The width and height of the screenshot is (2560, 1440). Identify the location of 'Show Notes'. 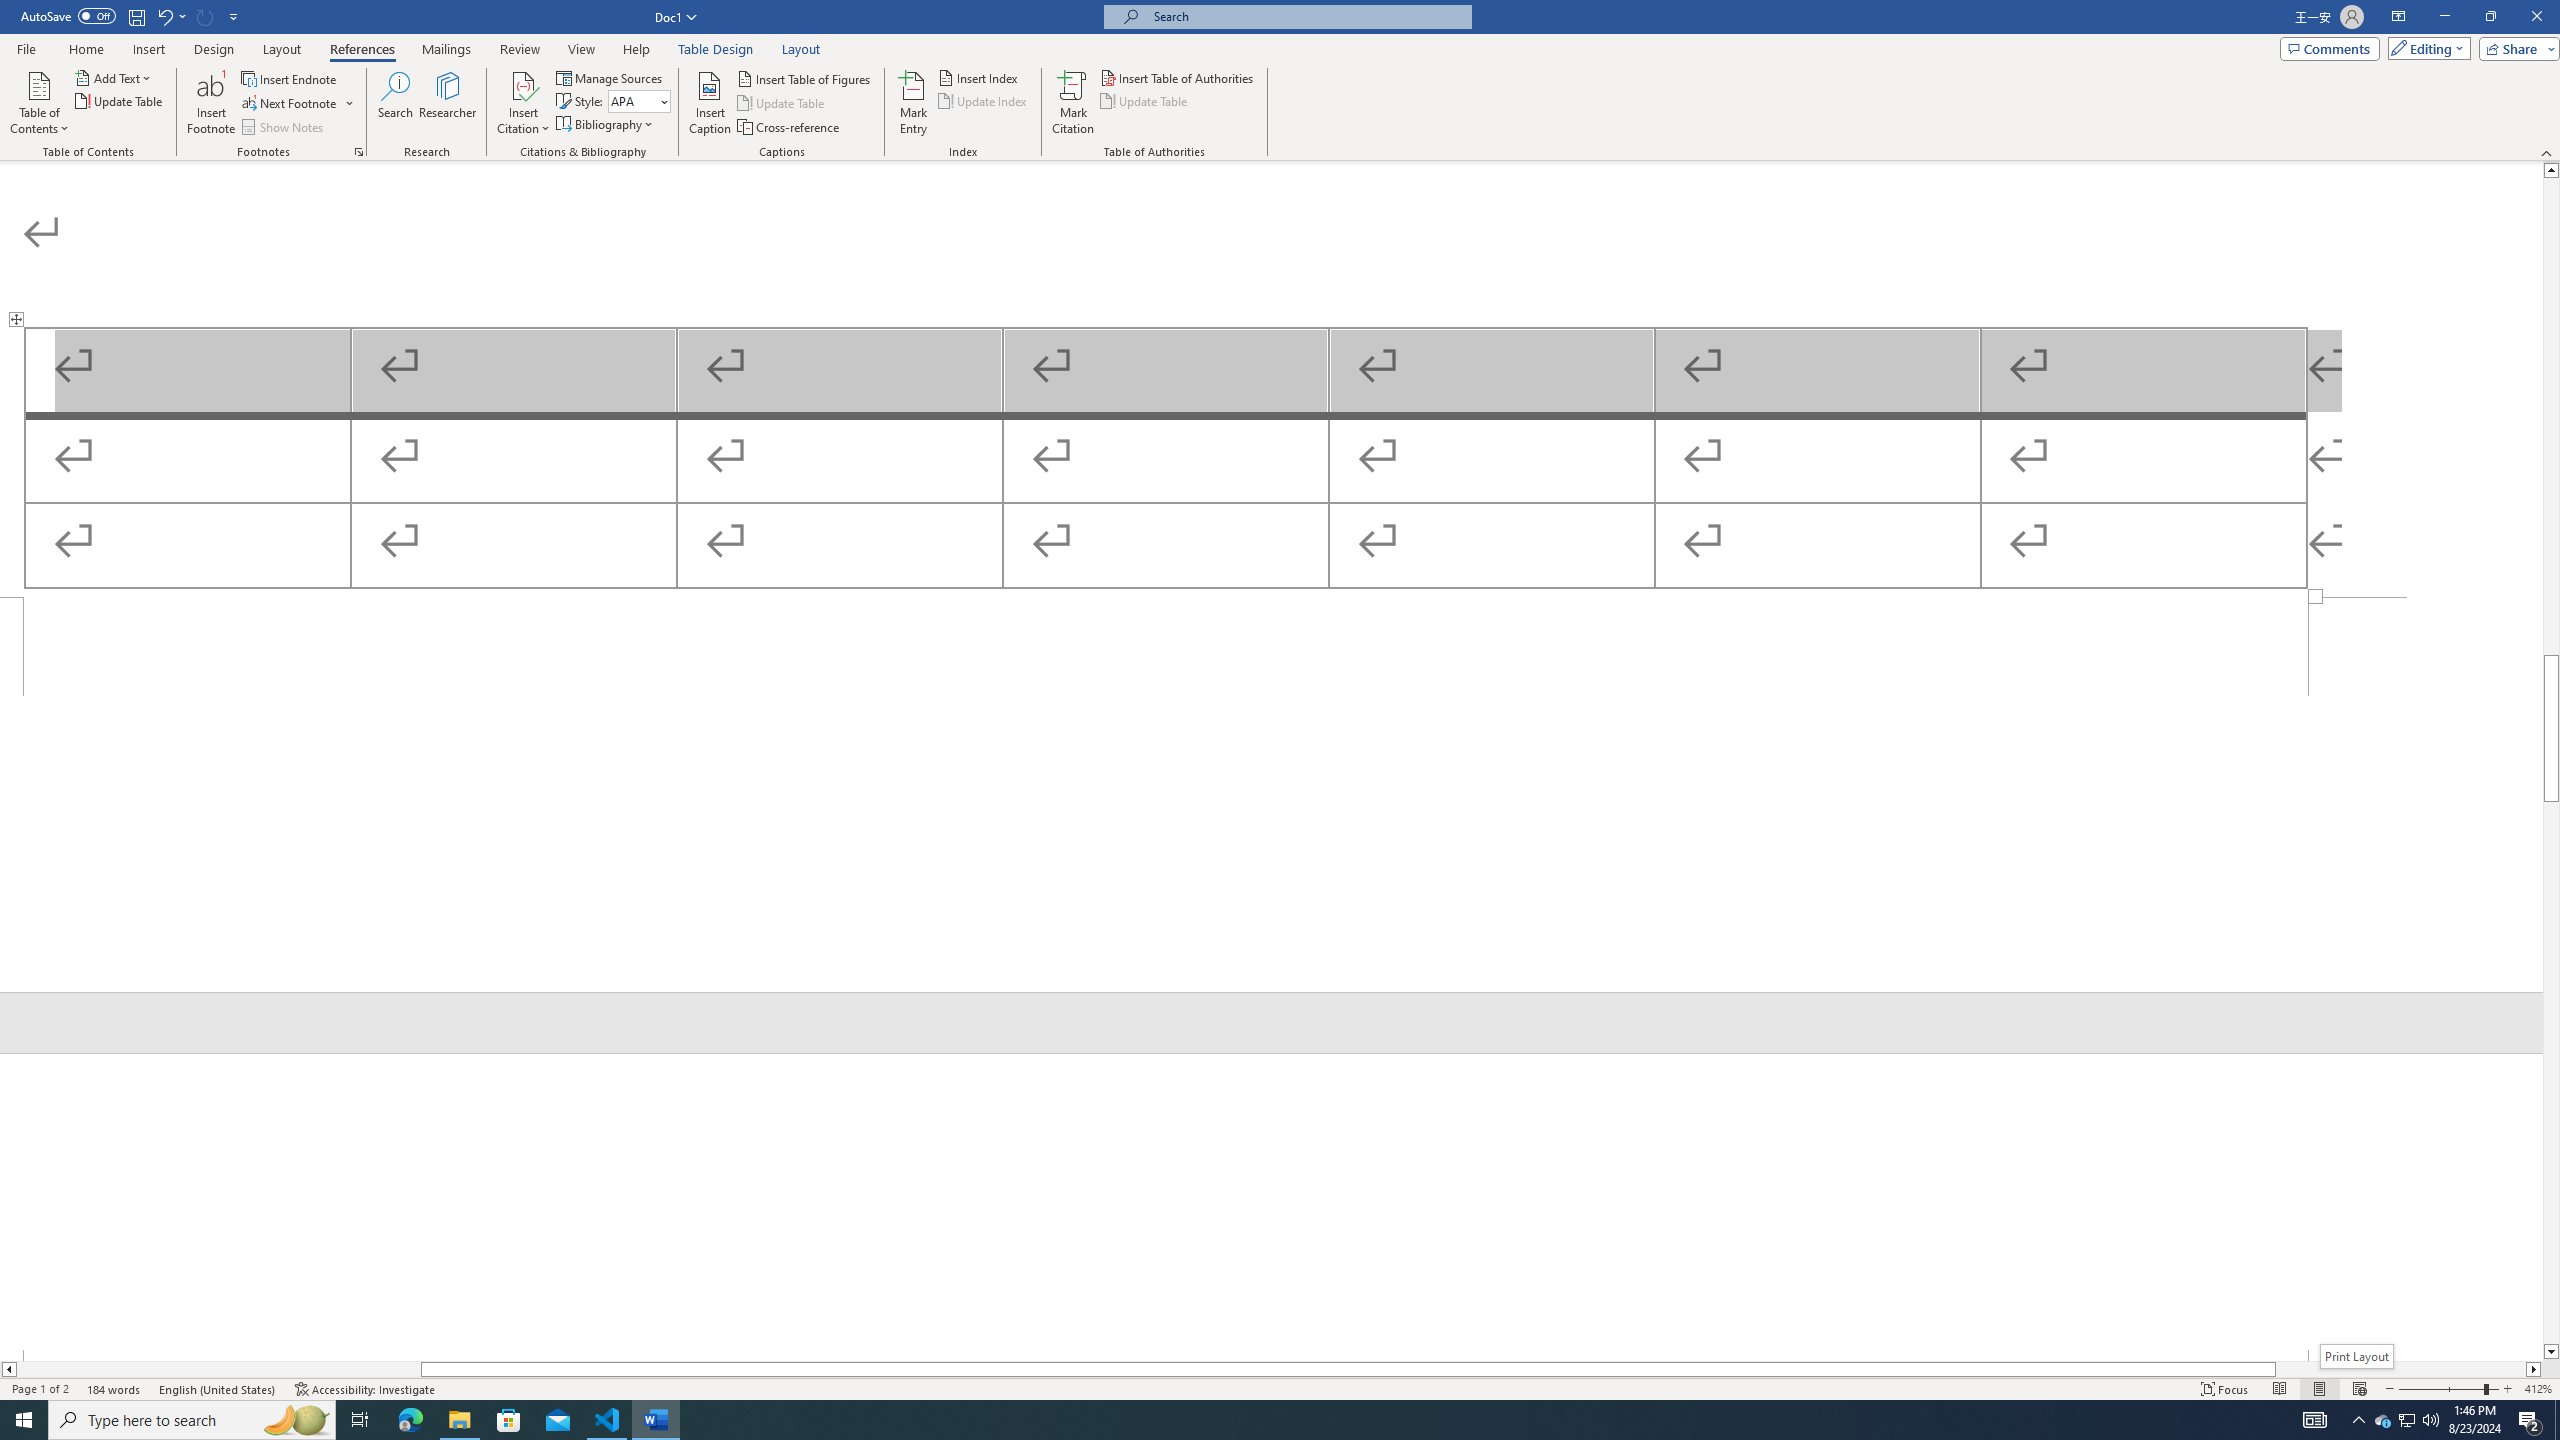
(284, 127).